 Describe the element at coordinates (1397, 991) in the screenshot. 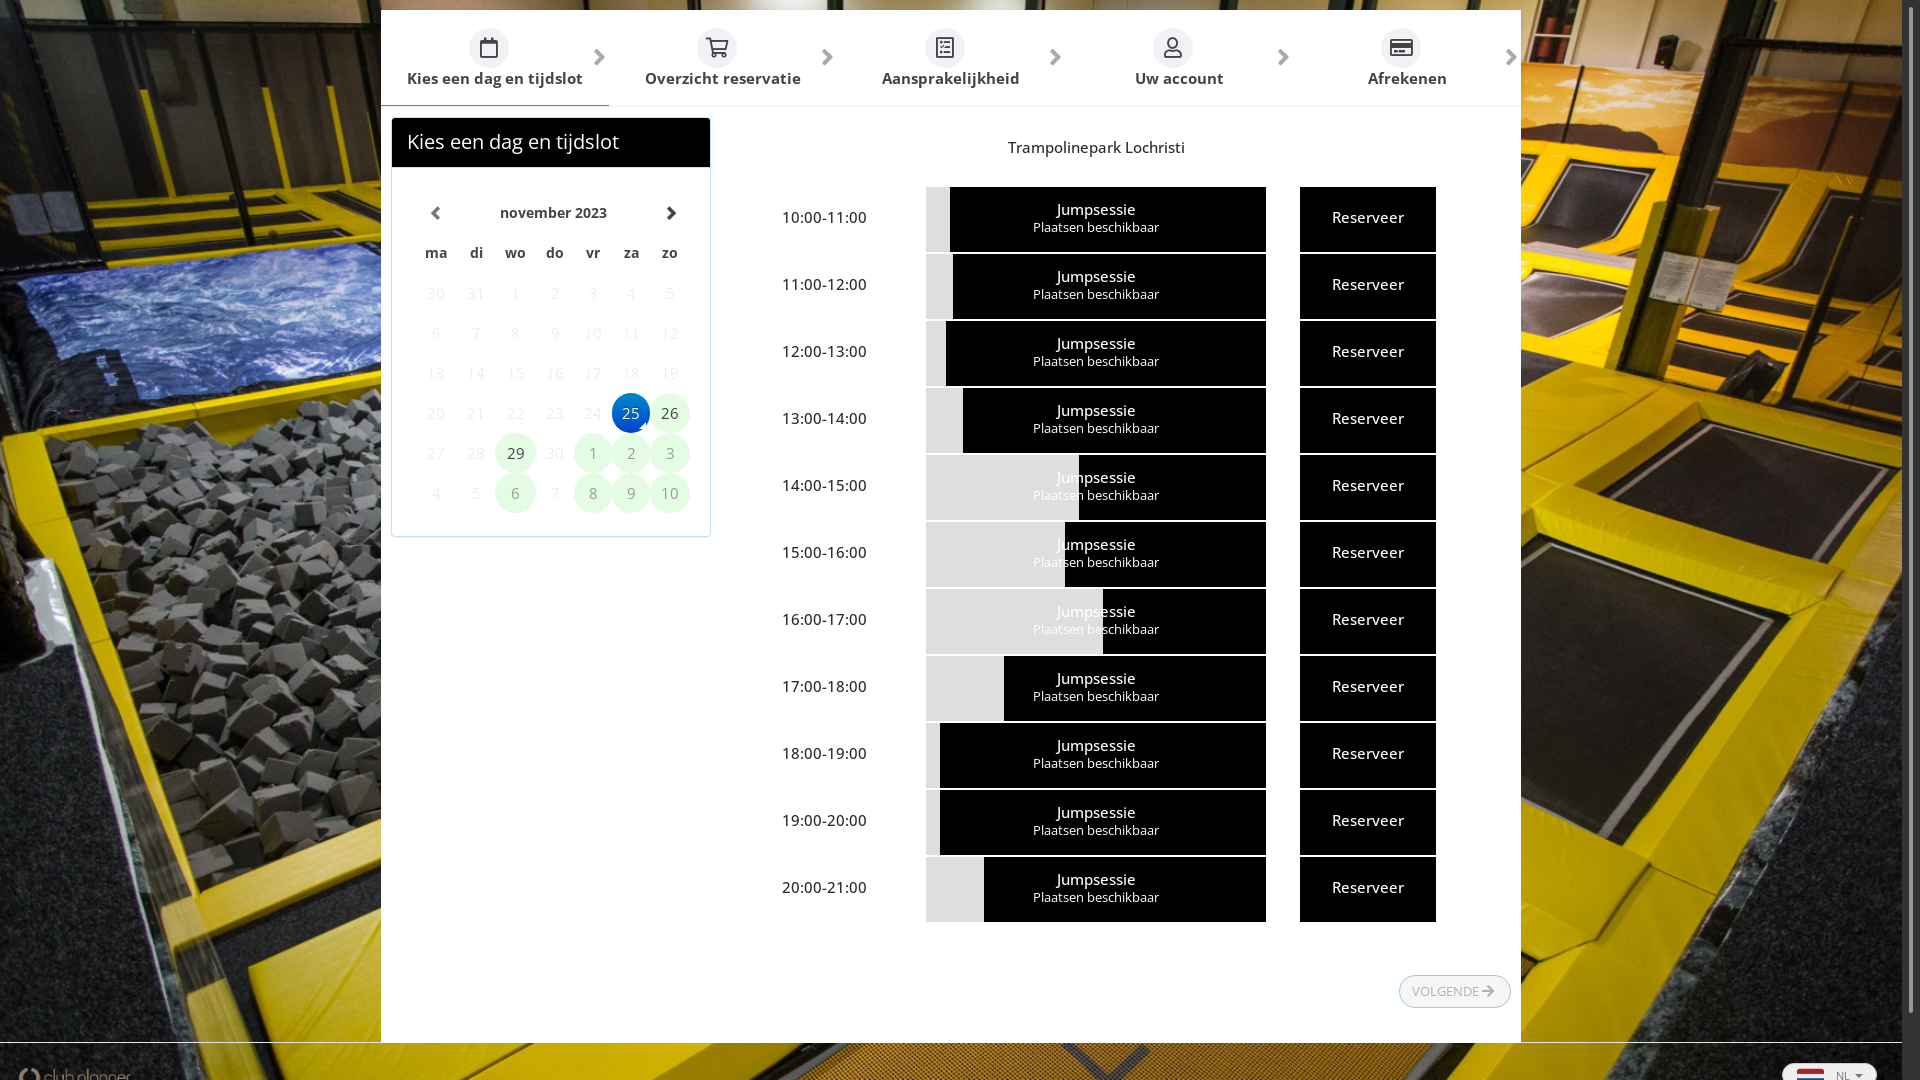

I see `'VOLGENDE'` at that location.